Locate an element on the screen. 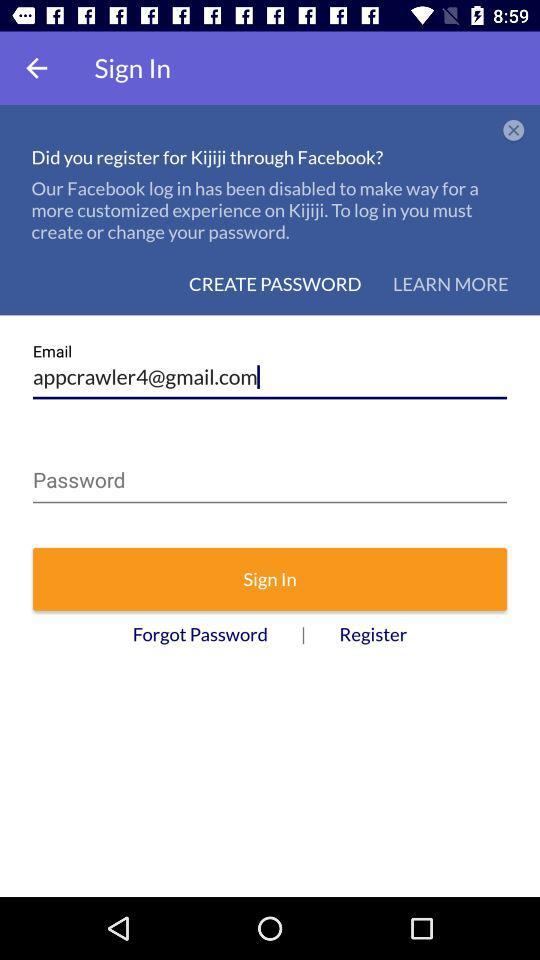 The image size is (540, 960). item next to the create password icon is located at coordinates (450, 283).